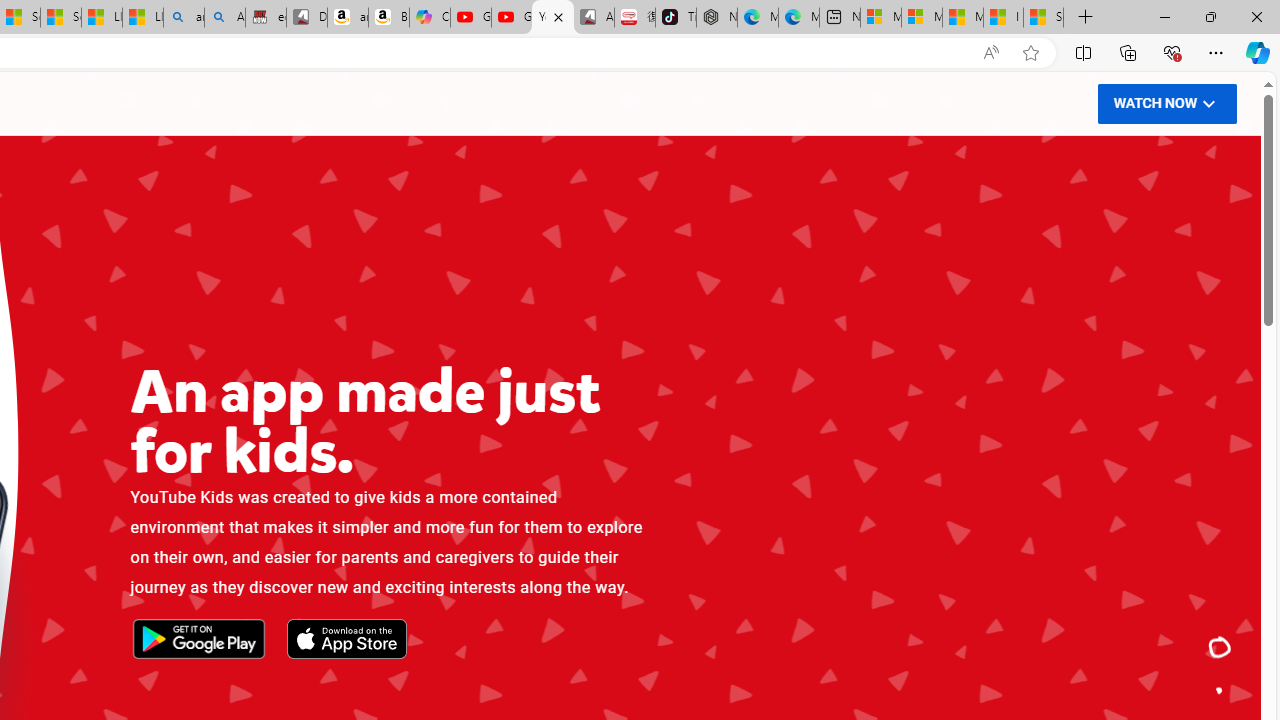  Describe the element at coordinates (348, 17) in the screenshot. I see `'amazon.in/dp/B0CX59H5W7/?tag=gsmcom05-21'` at that location.